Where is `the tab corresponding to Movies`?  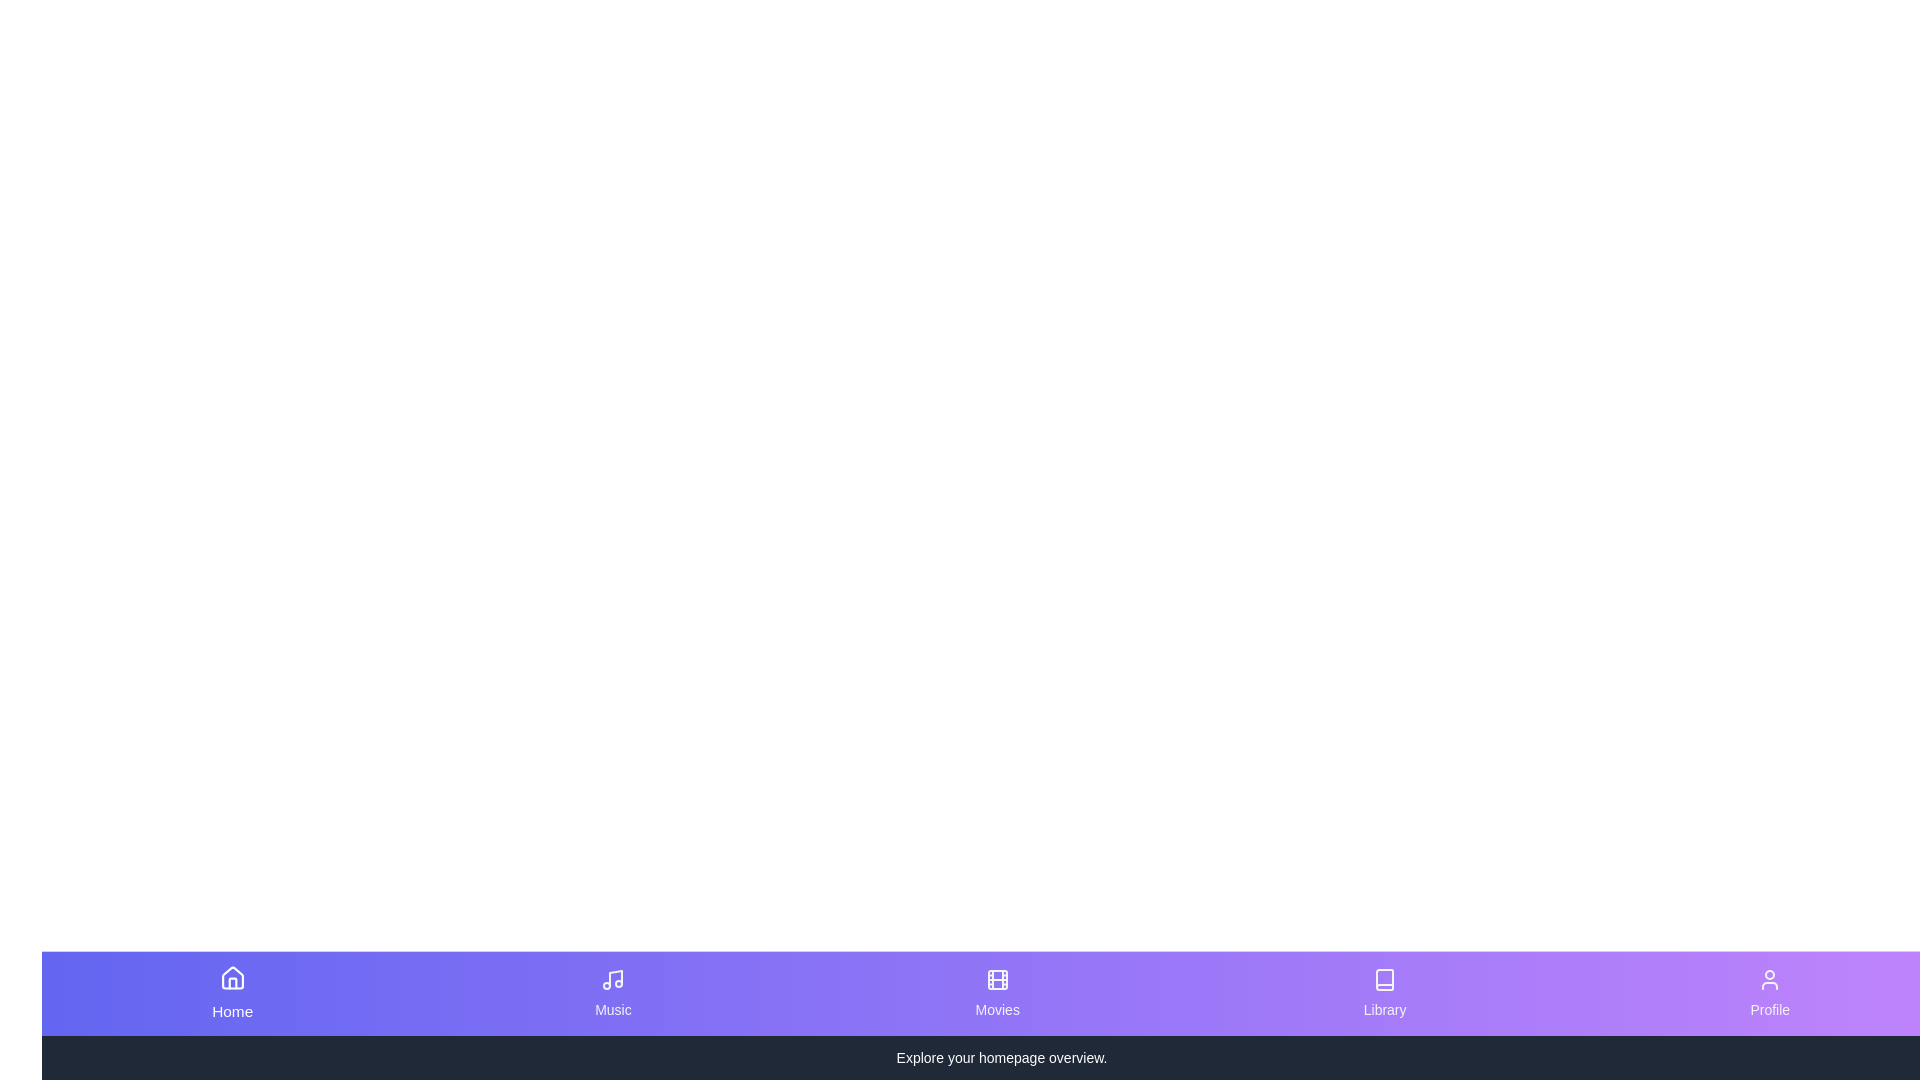
the tab corresponding to Movies is located at coordinates (997, 994).